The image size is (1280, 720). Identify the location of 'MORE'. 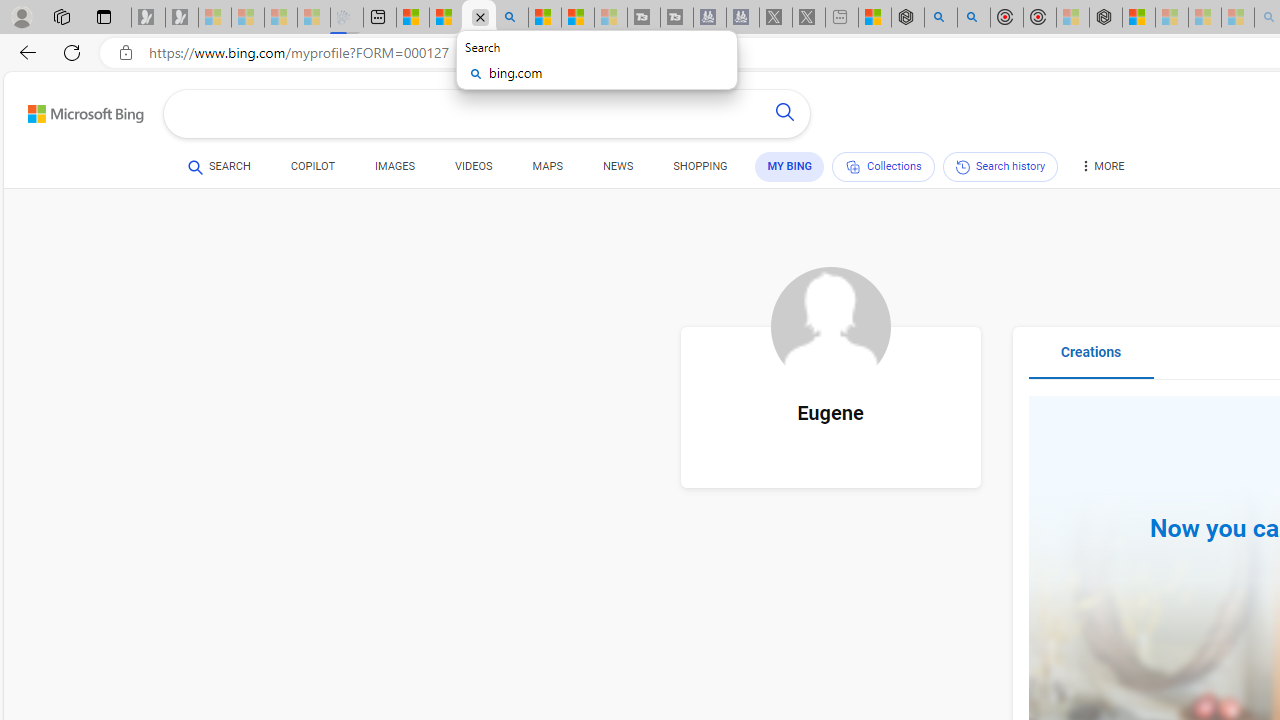
(1100, 168).